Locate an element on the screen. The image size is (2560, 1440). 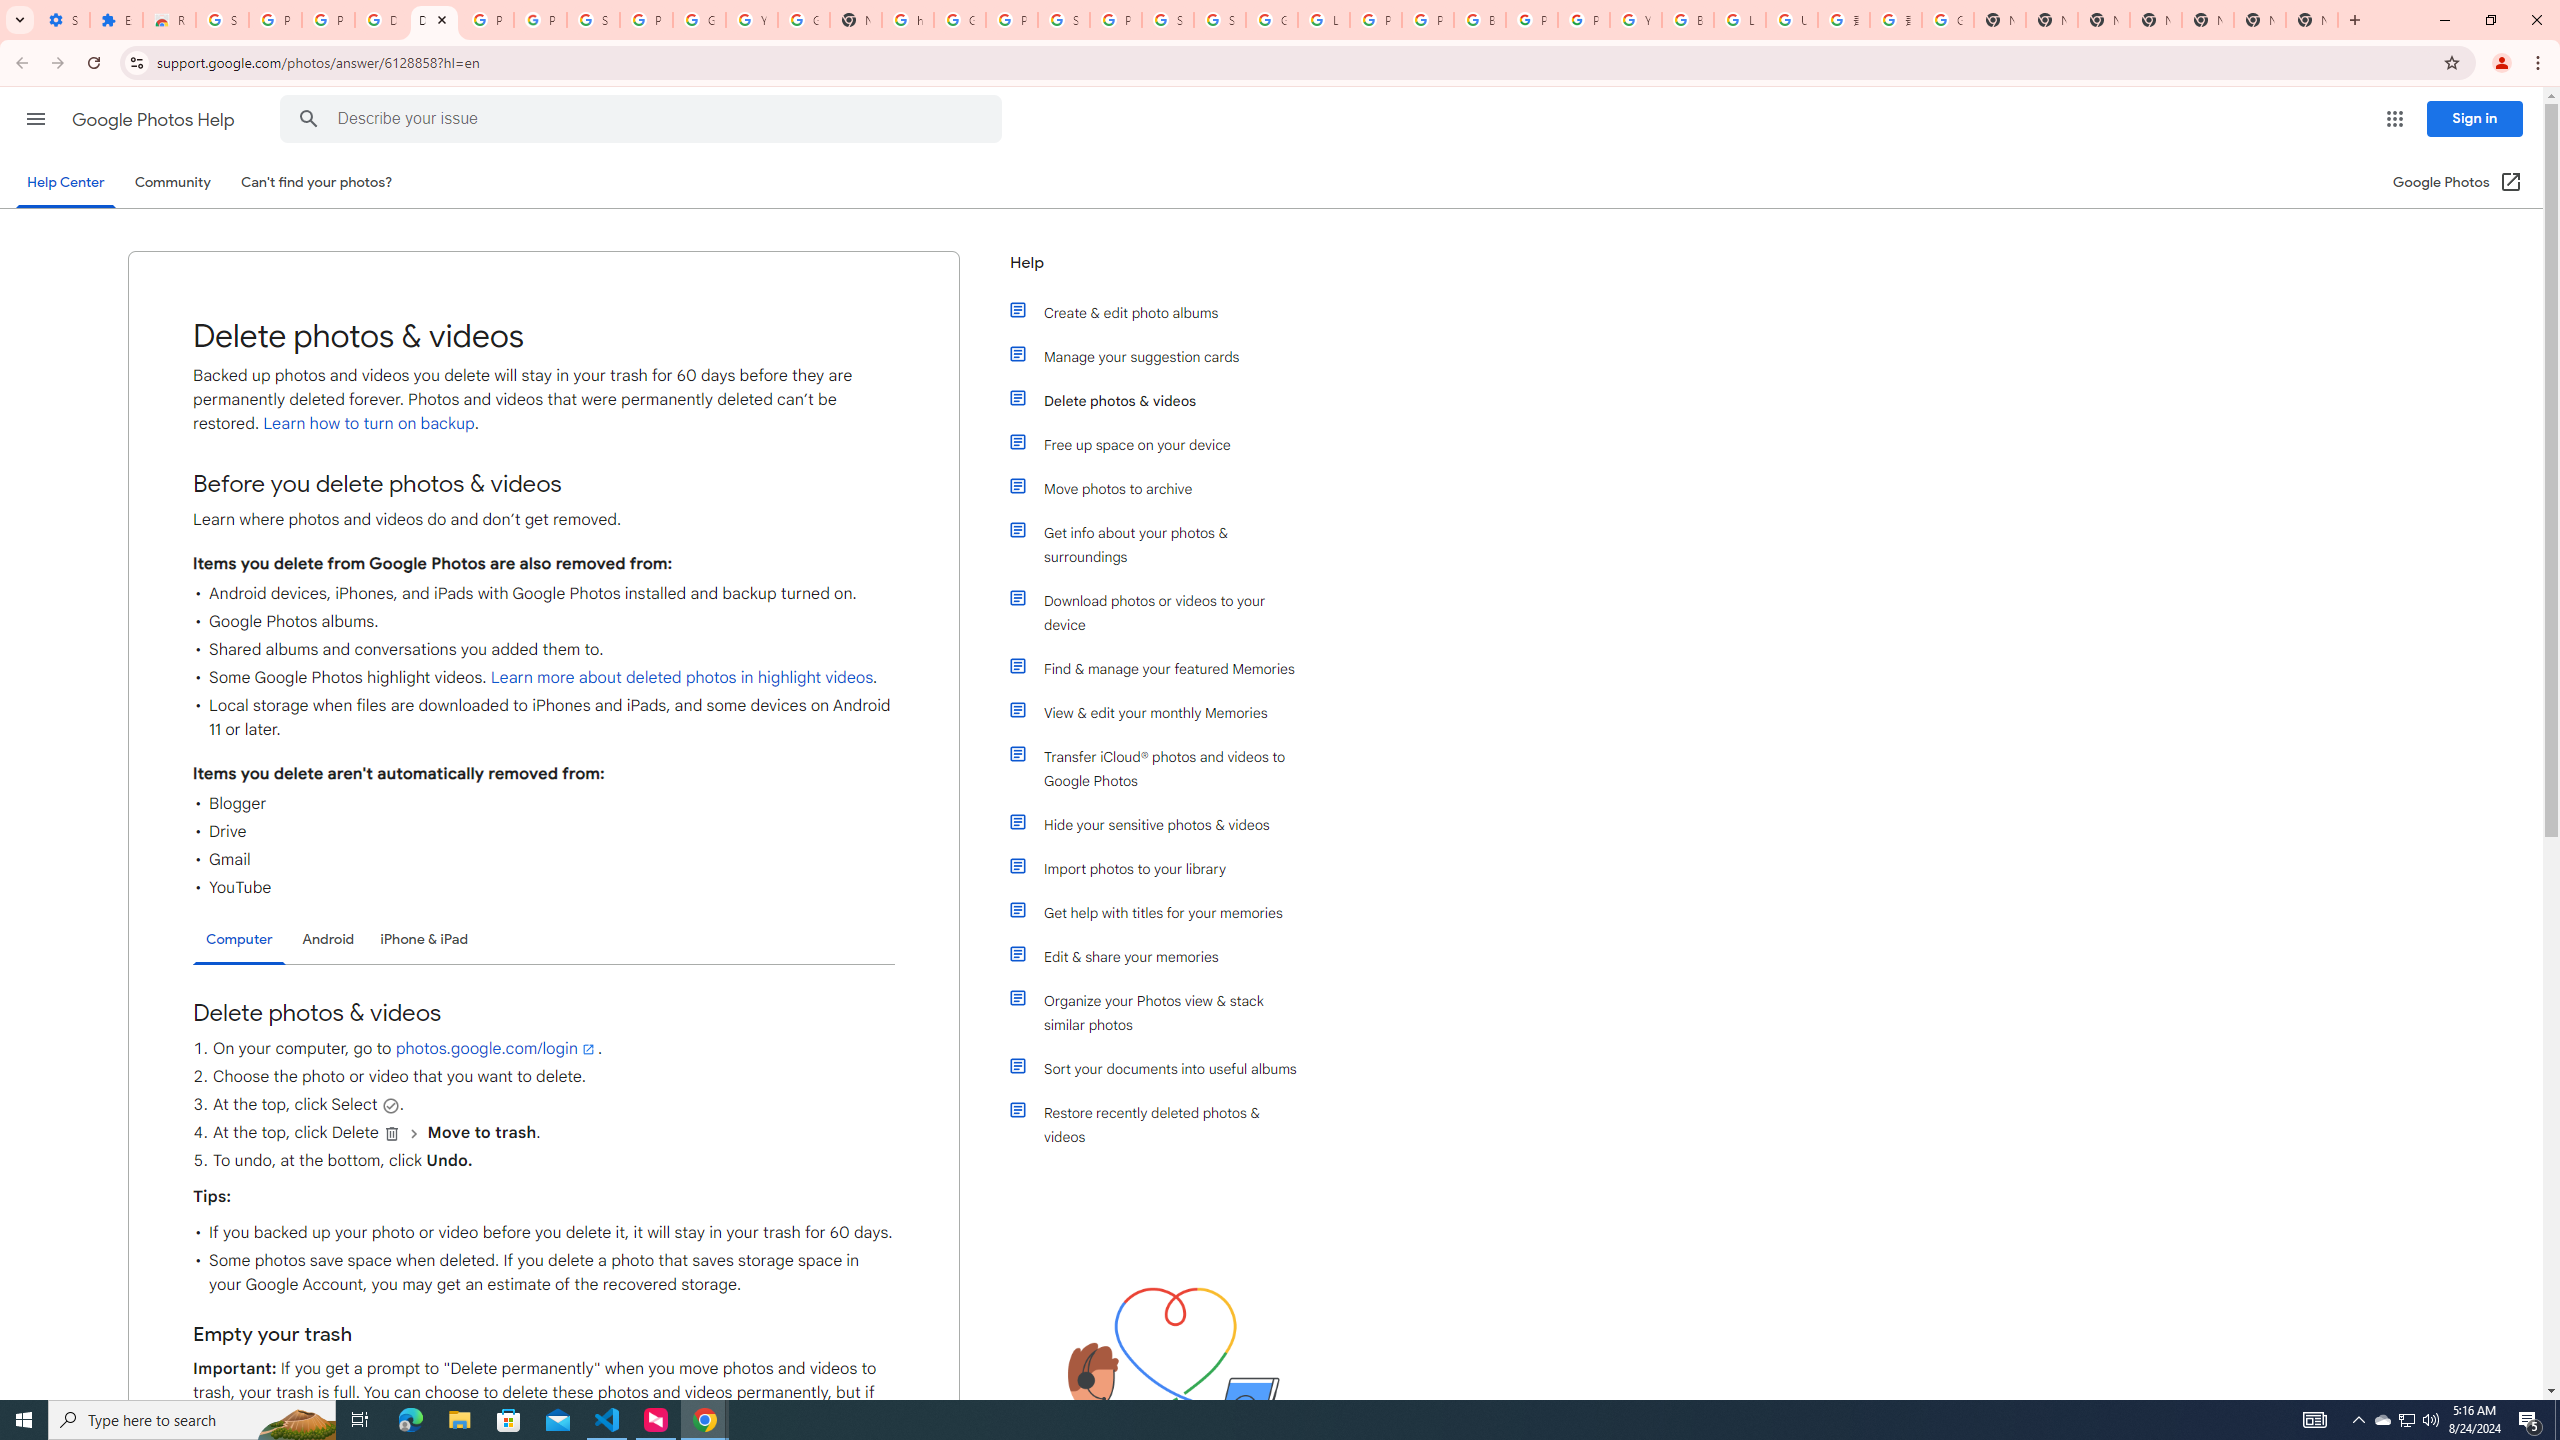
'Create & edit photo albums' is located at coordinates (1162, 313).